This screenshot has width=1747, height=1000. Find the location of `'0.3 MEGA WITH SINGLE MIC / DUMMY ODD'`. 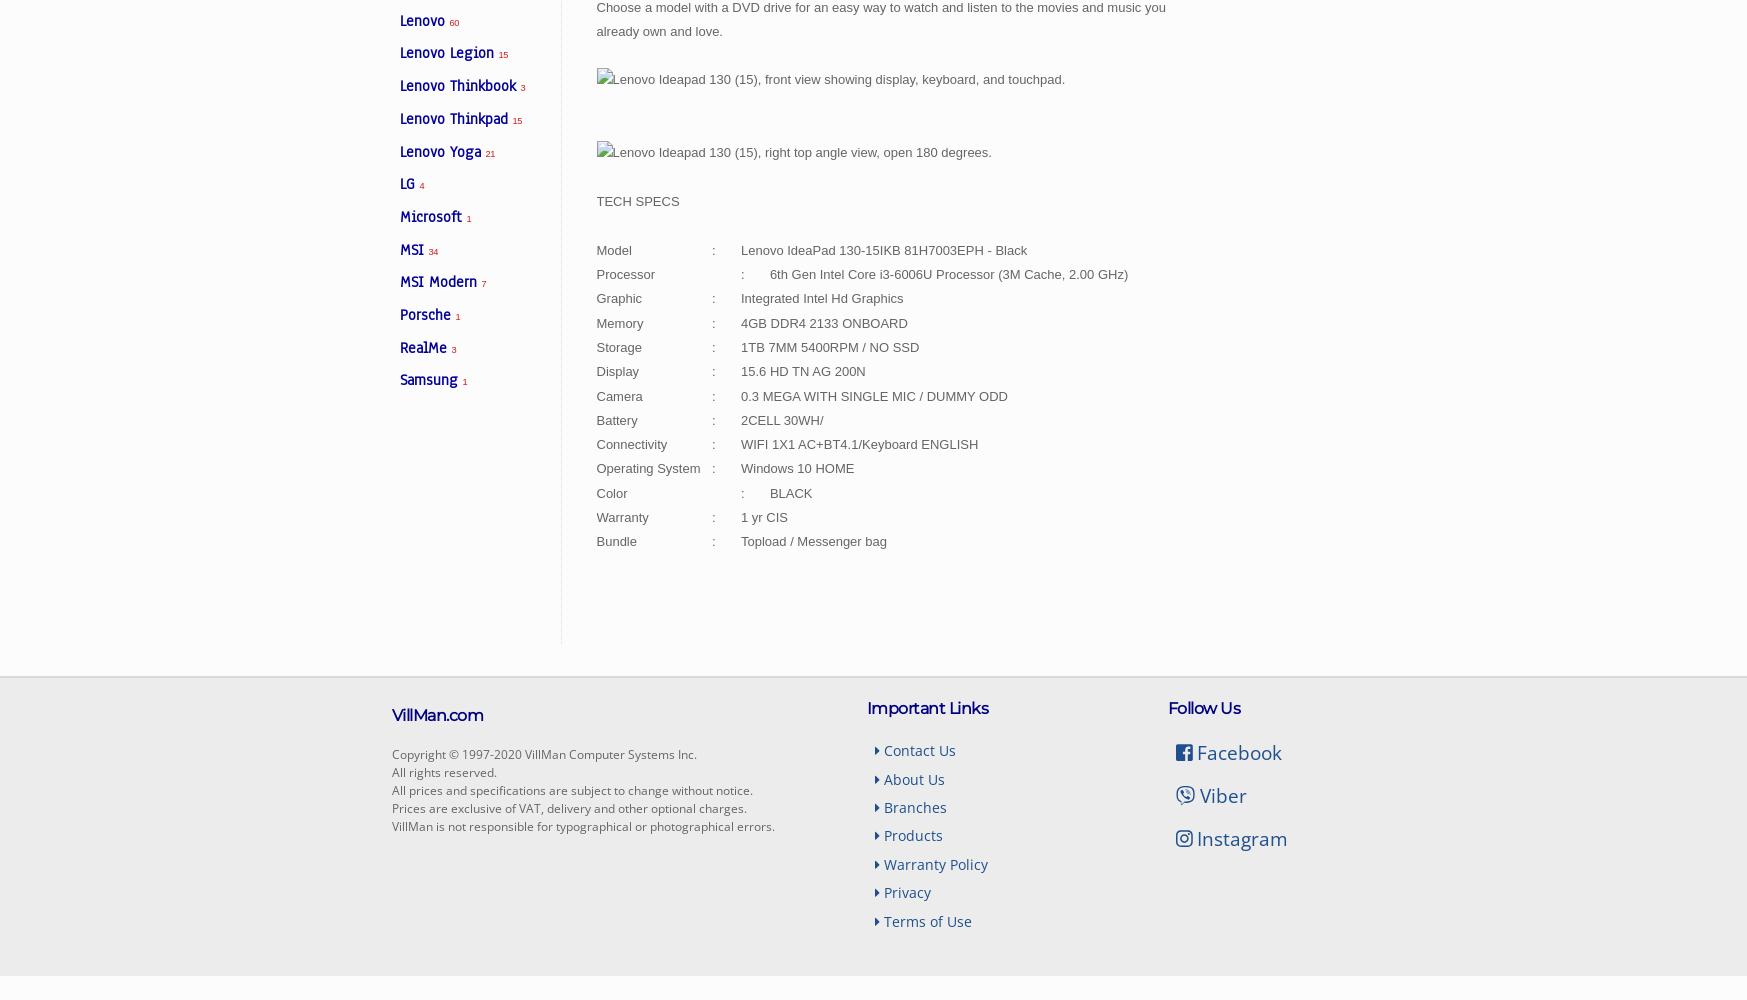

'0.3 MEGA WITH SINGLE MIC / DUMMY ODD' is located at coordinates (874, 395).